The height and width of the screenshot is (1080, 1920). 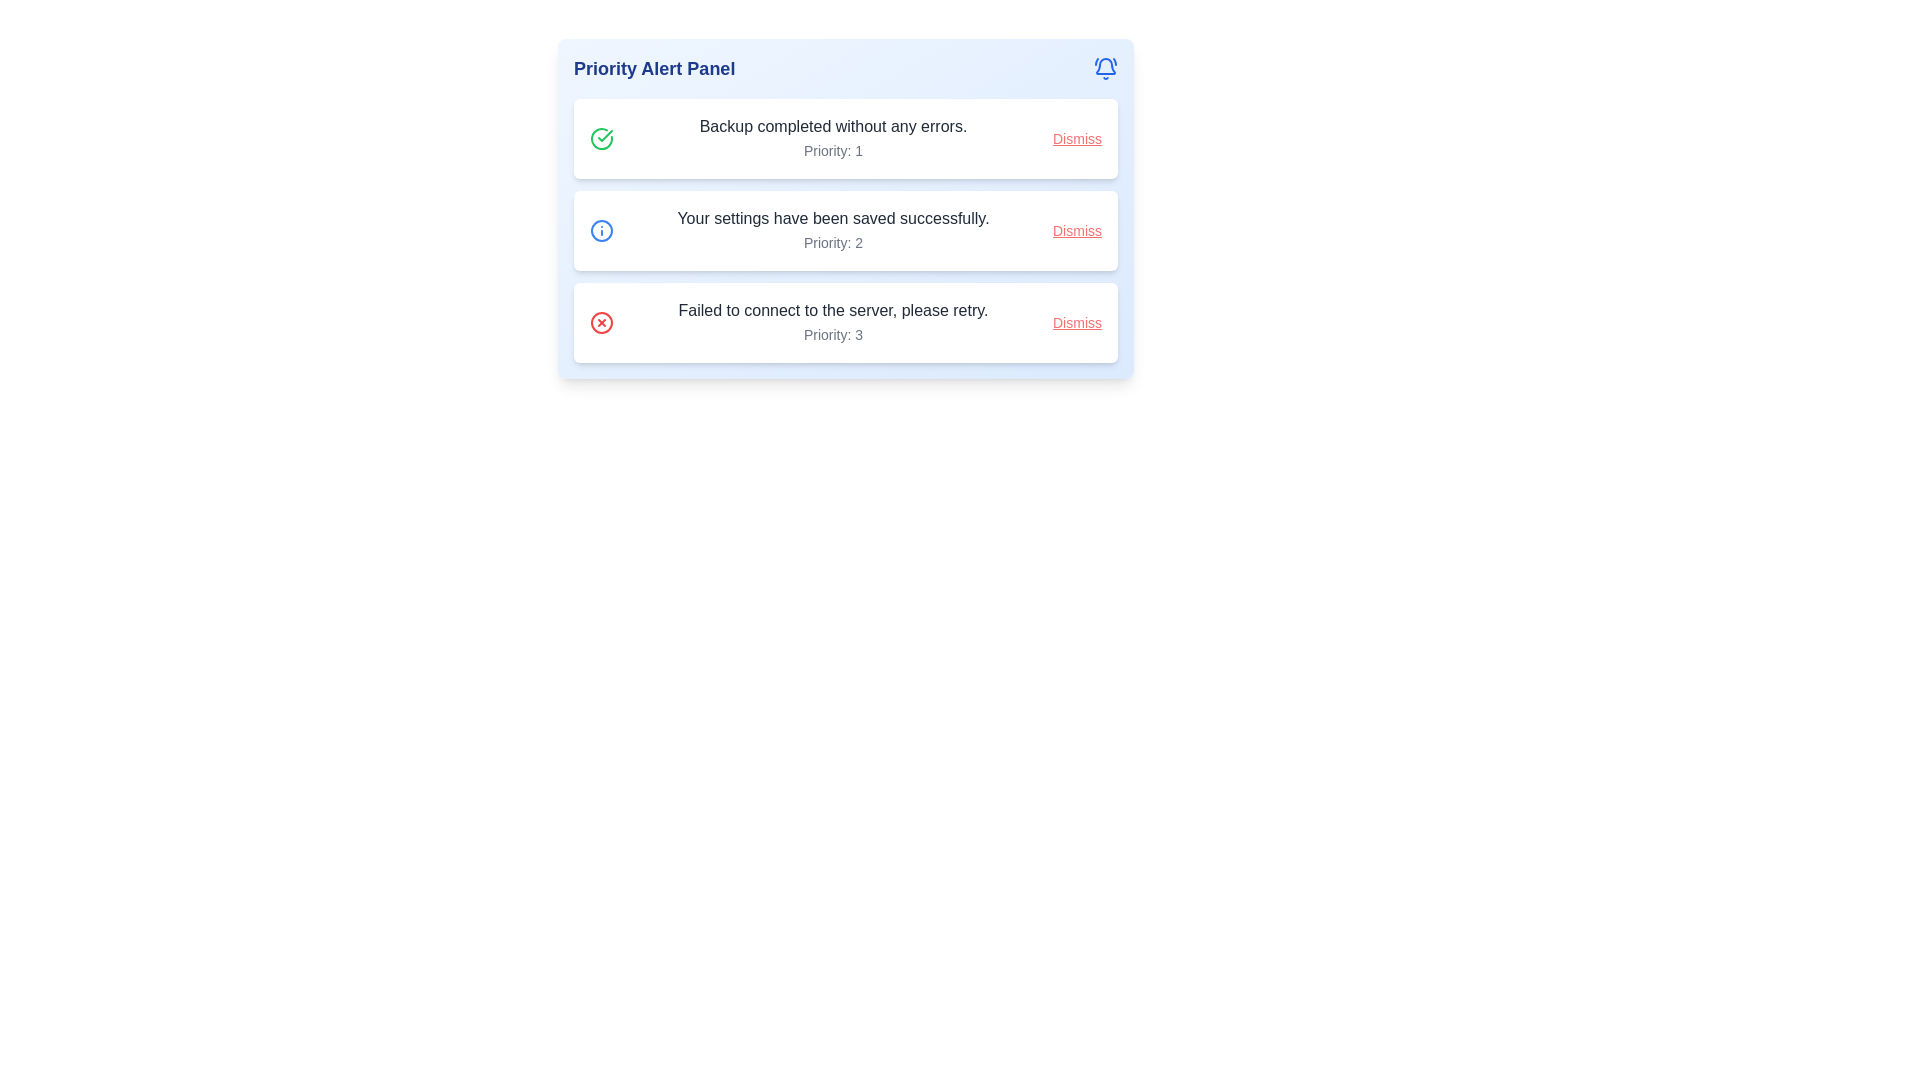 I want to click on priority level displayed in the small gray text label showing 'Priority: 3', which is located below the error message in the third alert entry of the 'Priority Alert Panel', so click(x=833, y=334).